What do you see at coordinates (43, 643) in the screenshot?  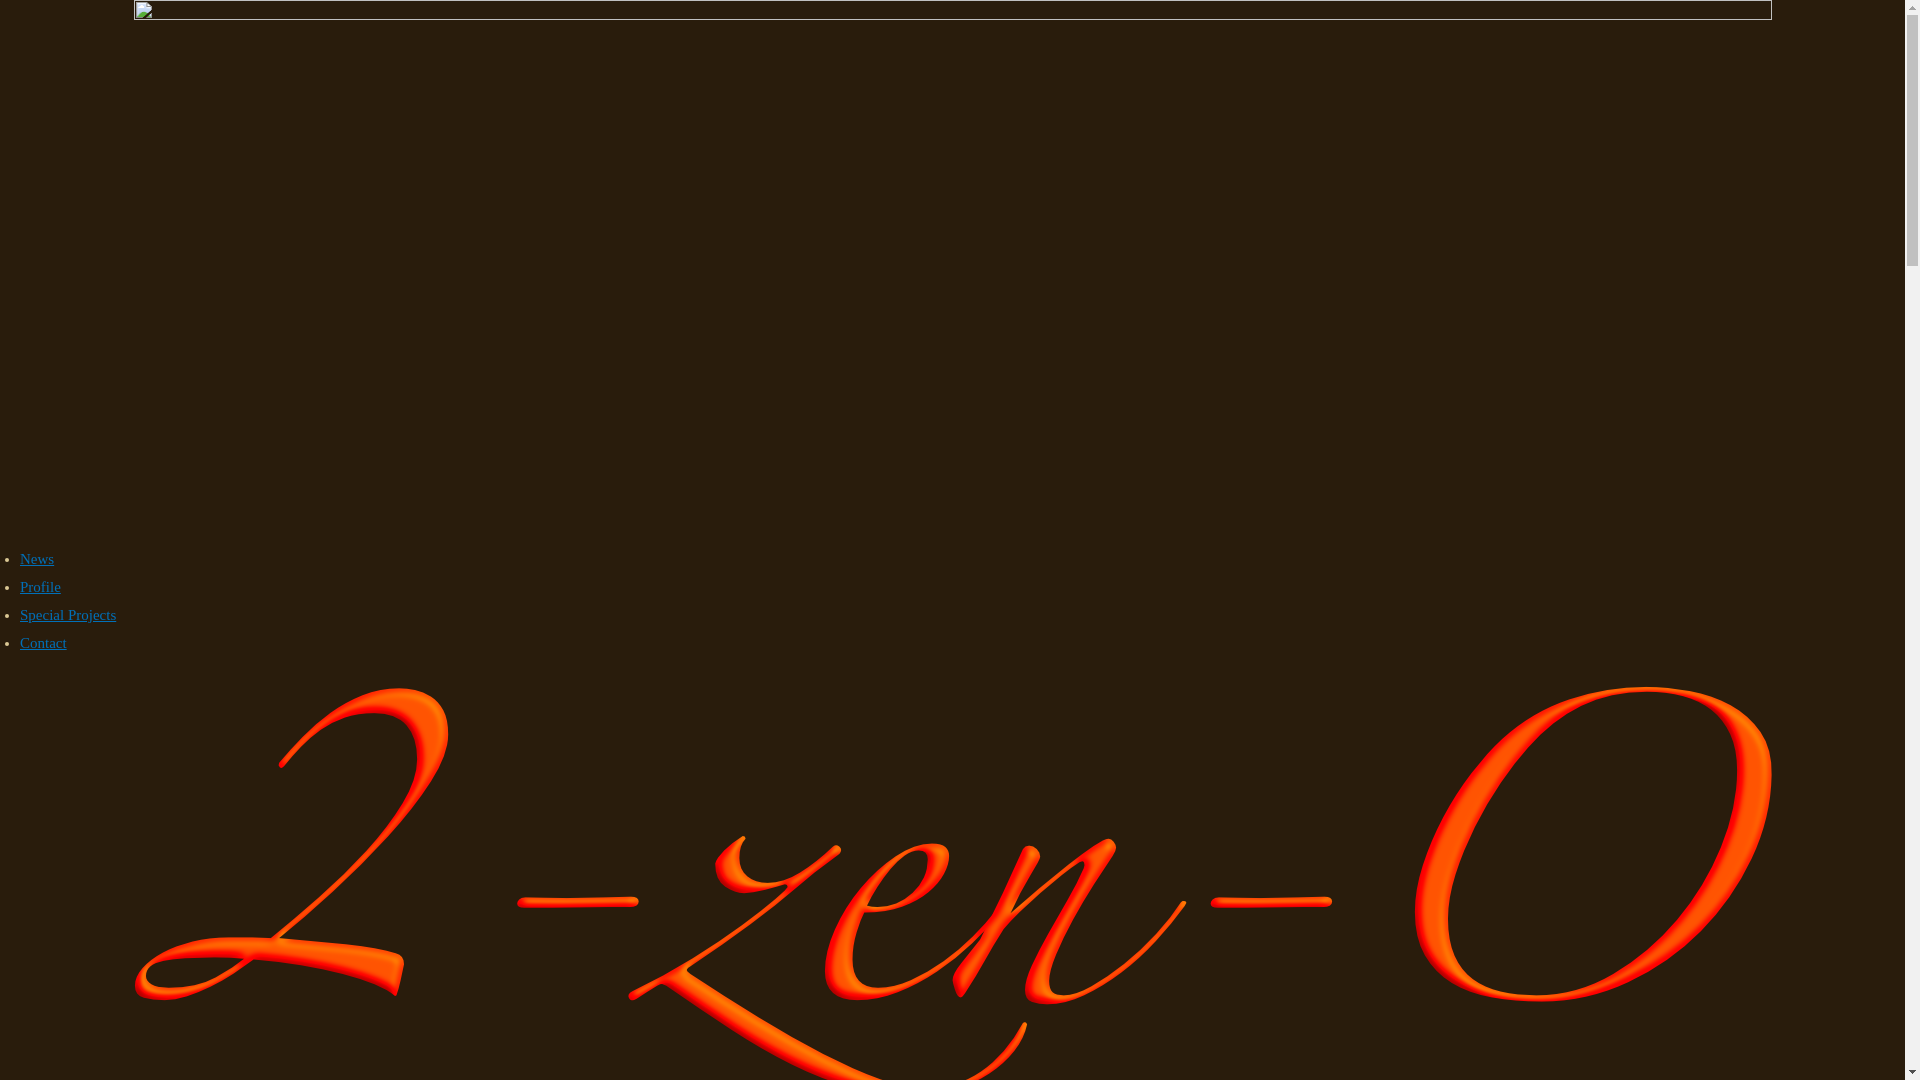 I see `'Contact'` at bounding box center [43, 643].